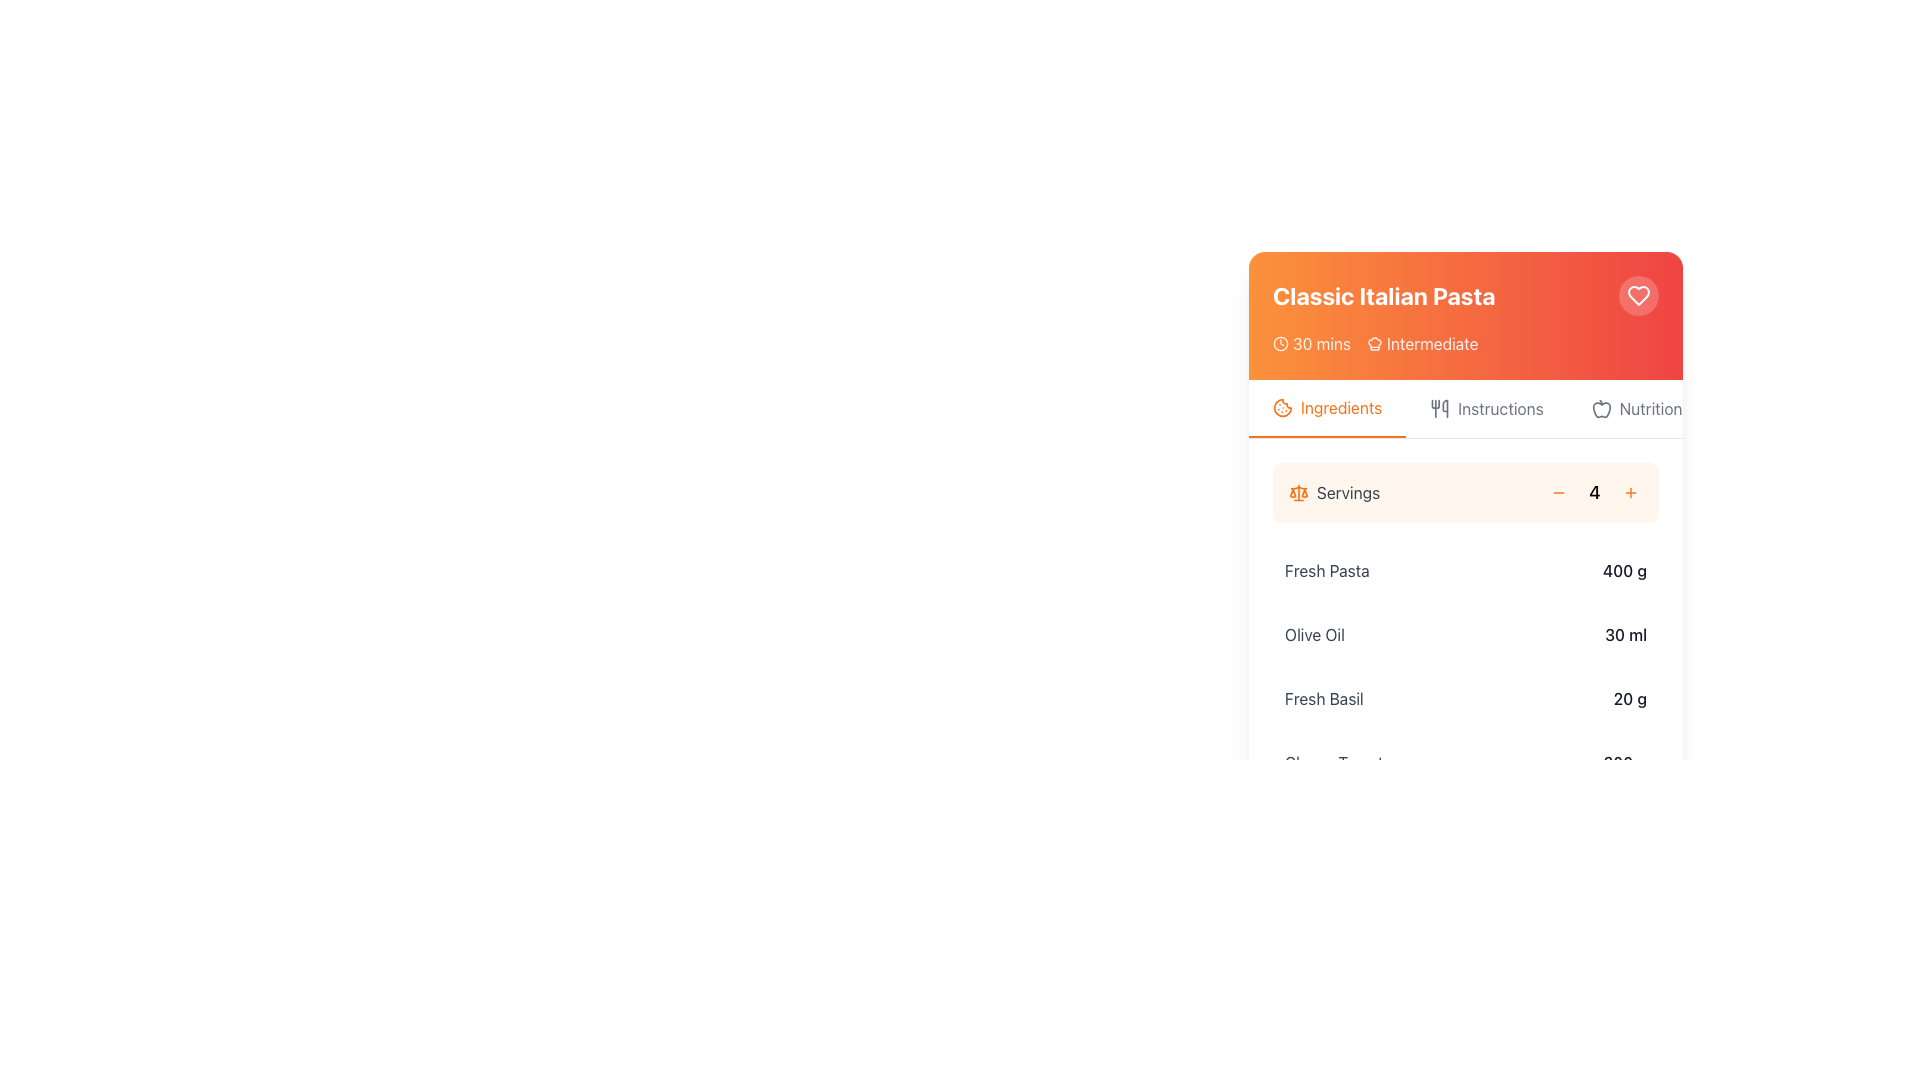 The height and width of the screenshot is (1080, 1920). I want to click on the Nutrition button located on the far right of the horizontal navigation bar to switch the displayed content to show information related to nutrition, so click(1636, 407).